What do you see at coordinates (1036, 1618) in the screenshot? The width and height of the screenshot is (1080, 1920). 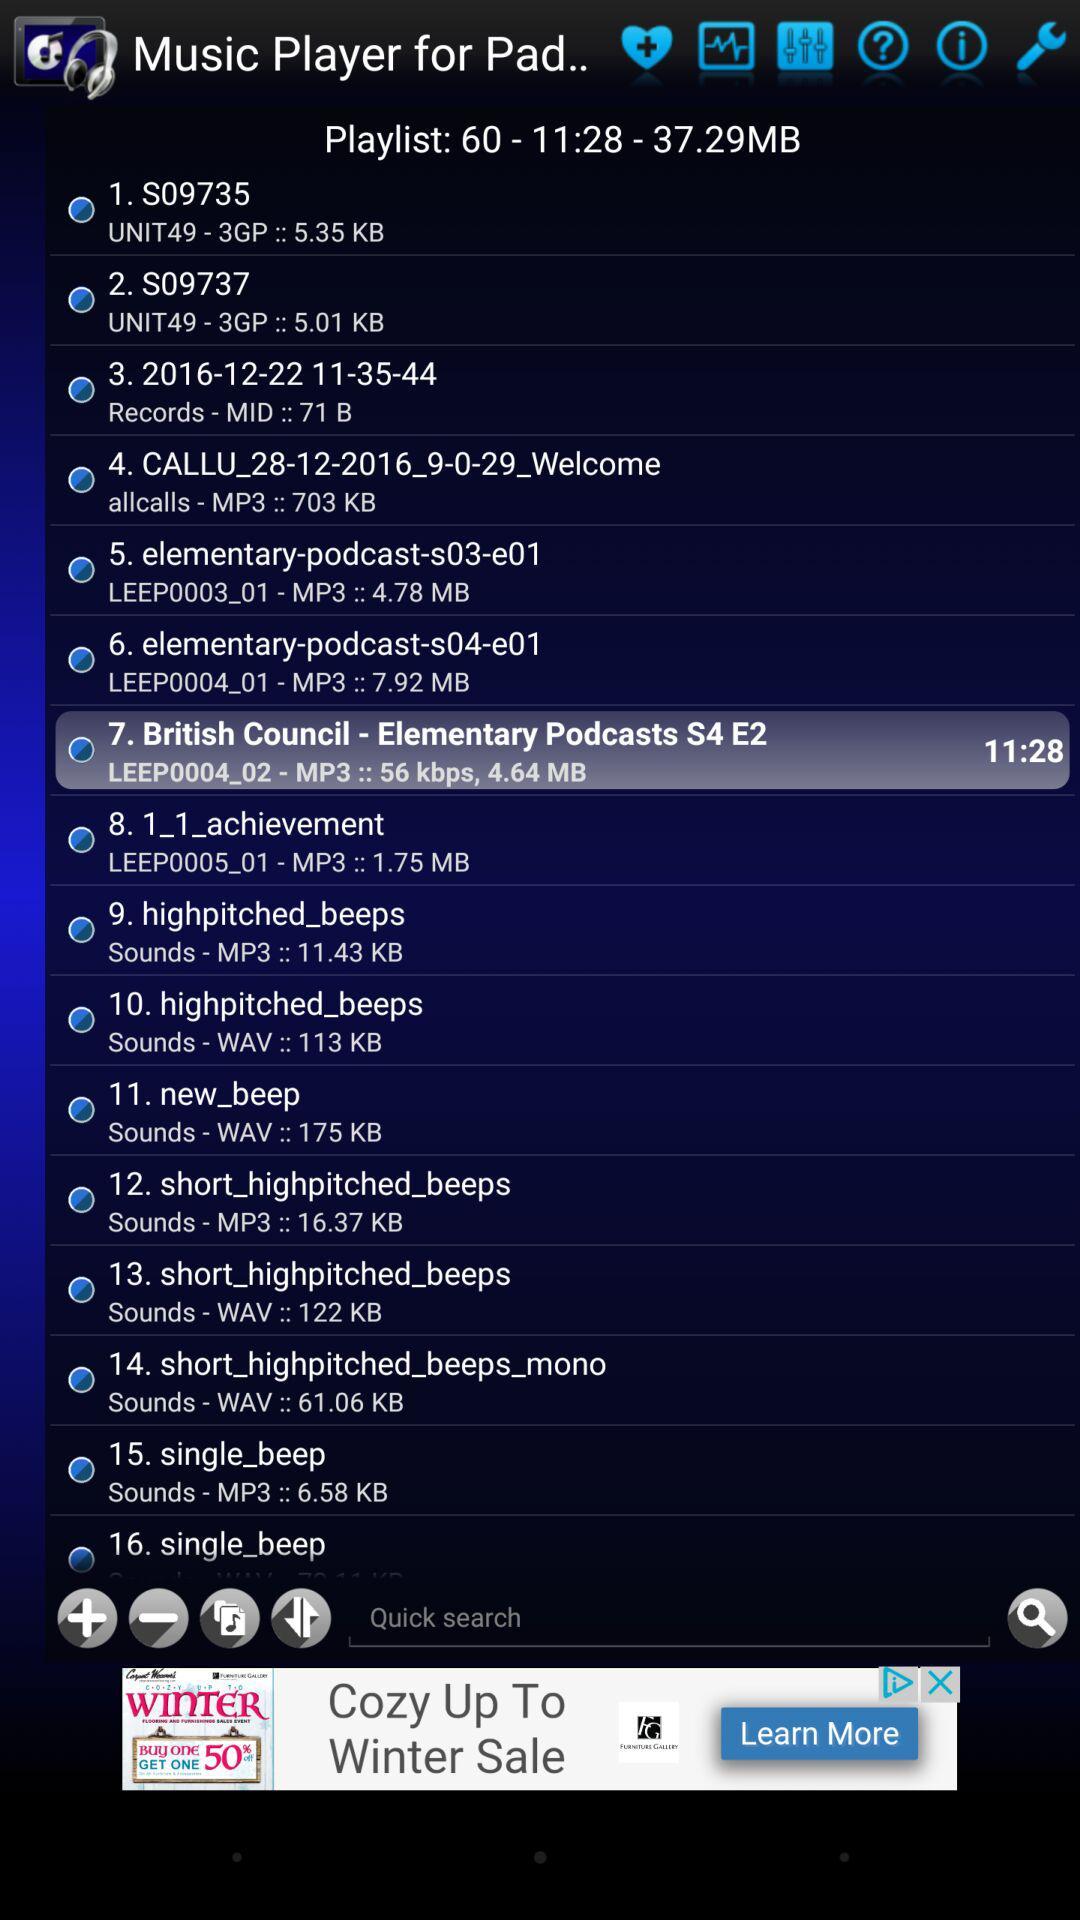 I see `search` at bounding box center [1036, 1618].